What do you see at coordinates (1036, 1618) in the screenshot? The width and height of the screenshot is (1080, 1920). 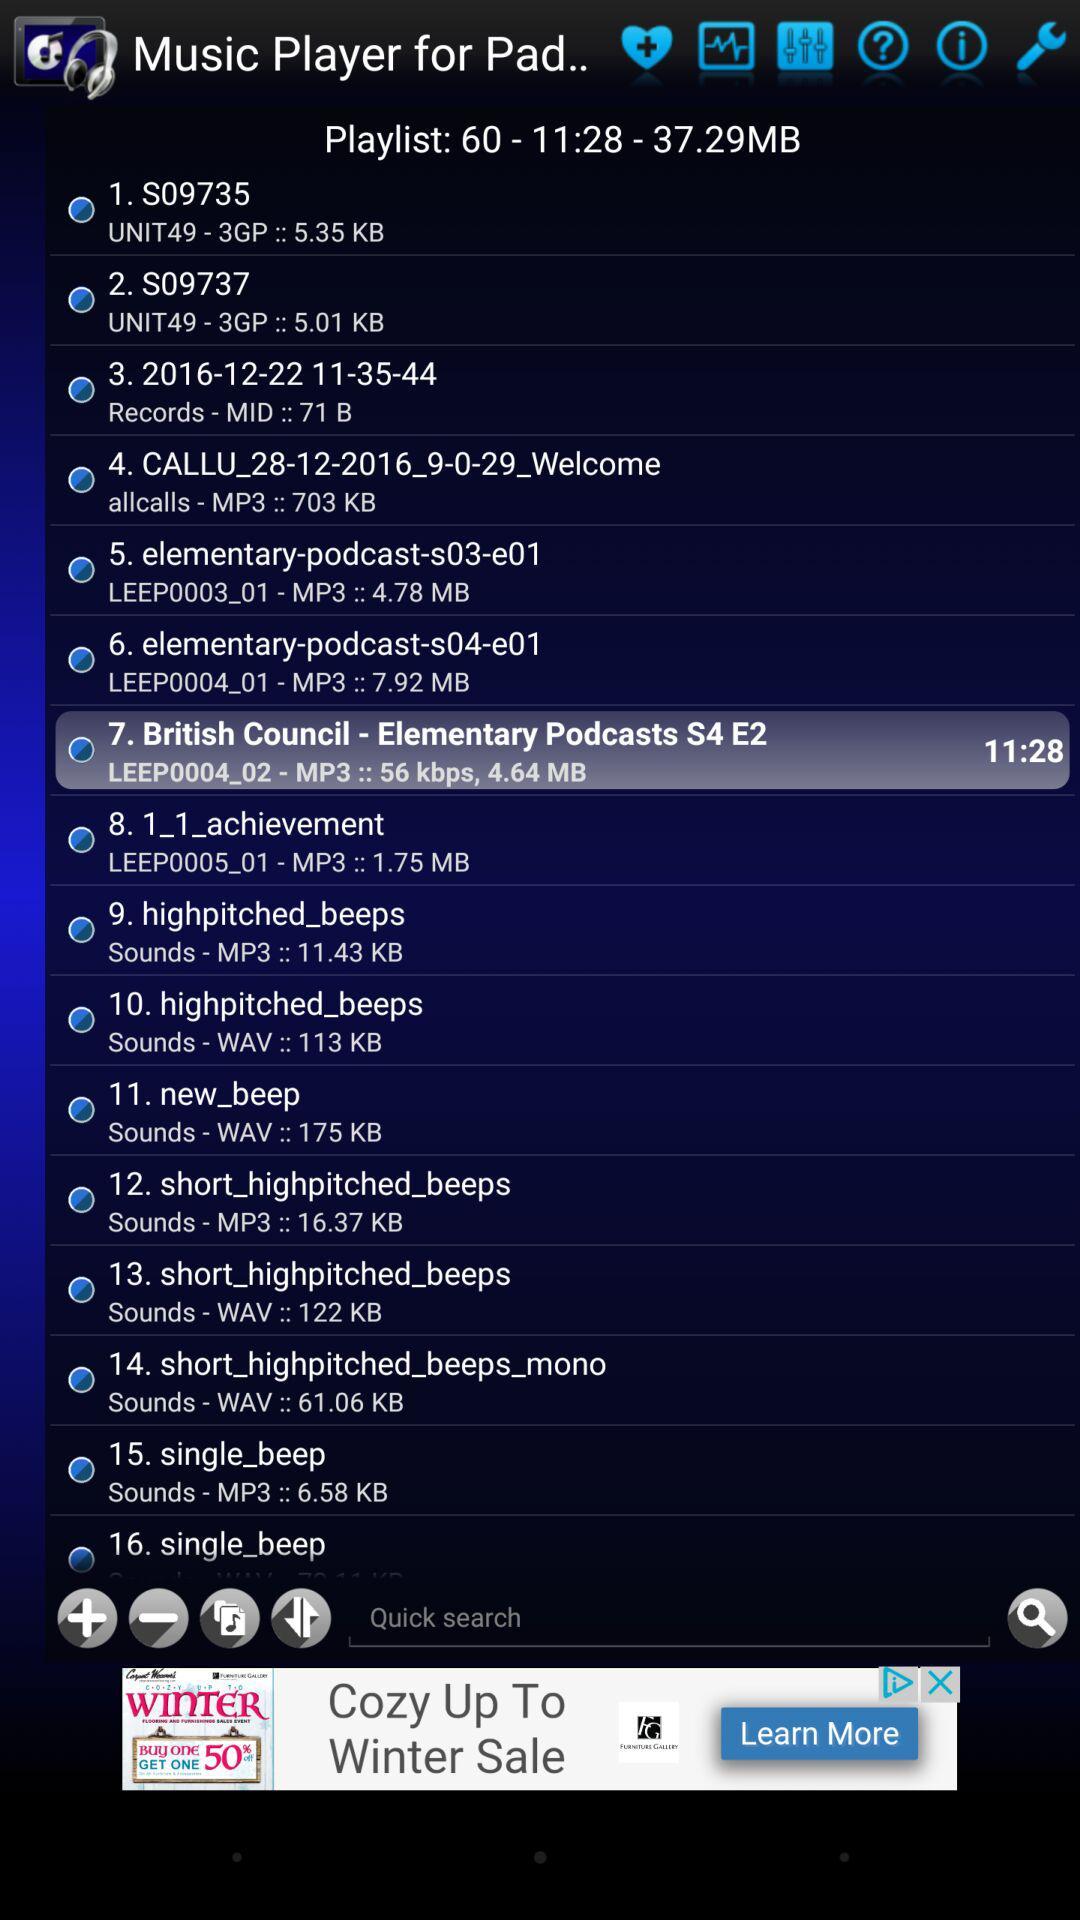 I see `search` at bounding box center [1036, 1618].